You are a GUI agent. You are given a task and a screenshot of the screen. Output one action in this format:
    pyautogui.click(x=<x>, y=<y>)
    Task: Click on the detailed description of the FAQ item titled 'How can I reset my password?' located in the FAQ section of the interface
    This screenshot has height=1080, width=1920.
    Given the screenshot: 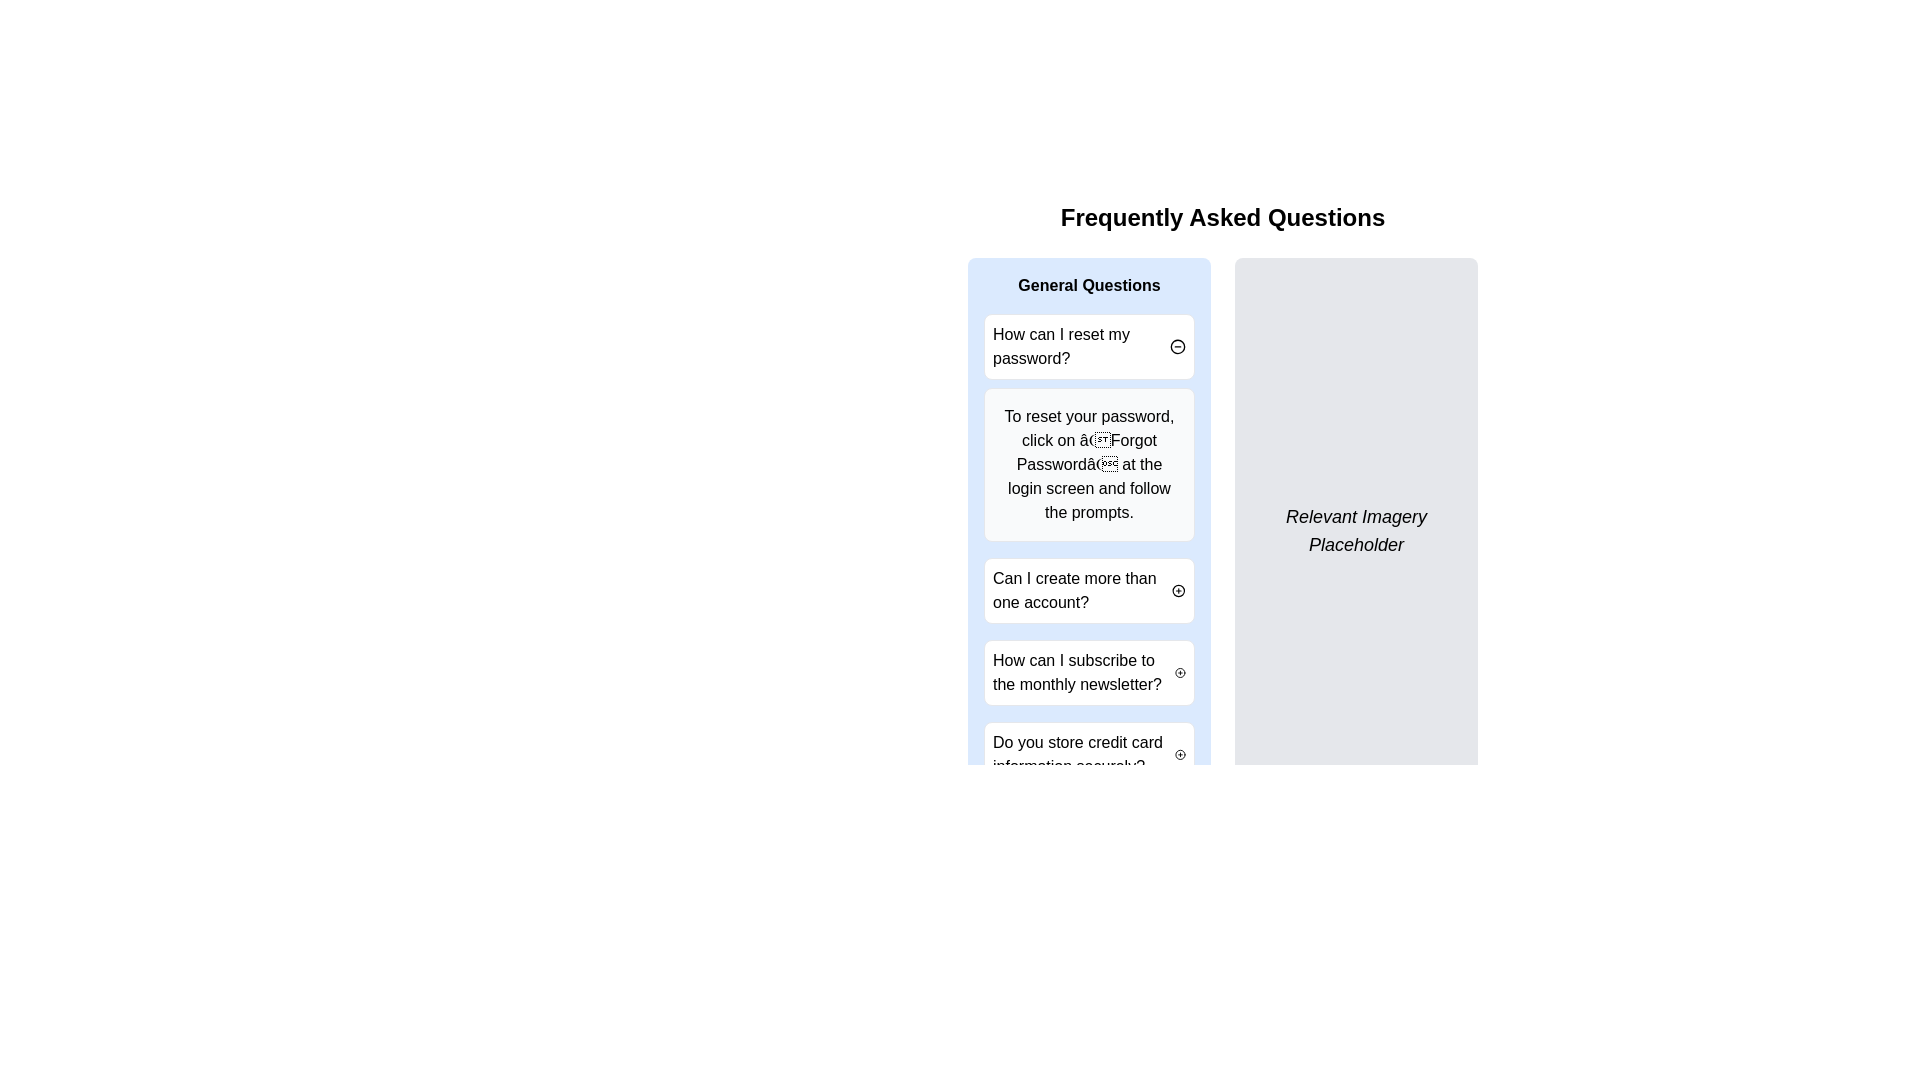 What is the action you would take?
    pyautogui.click(x=1088, y=427)
    